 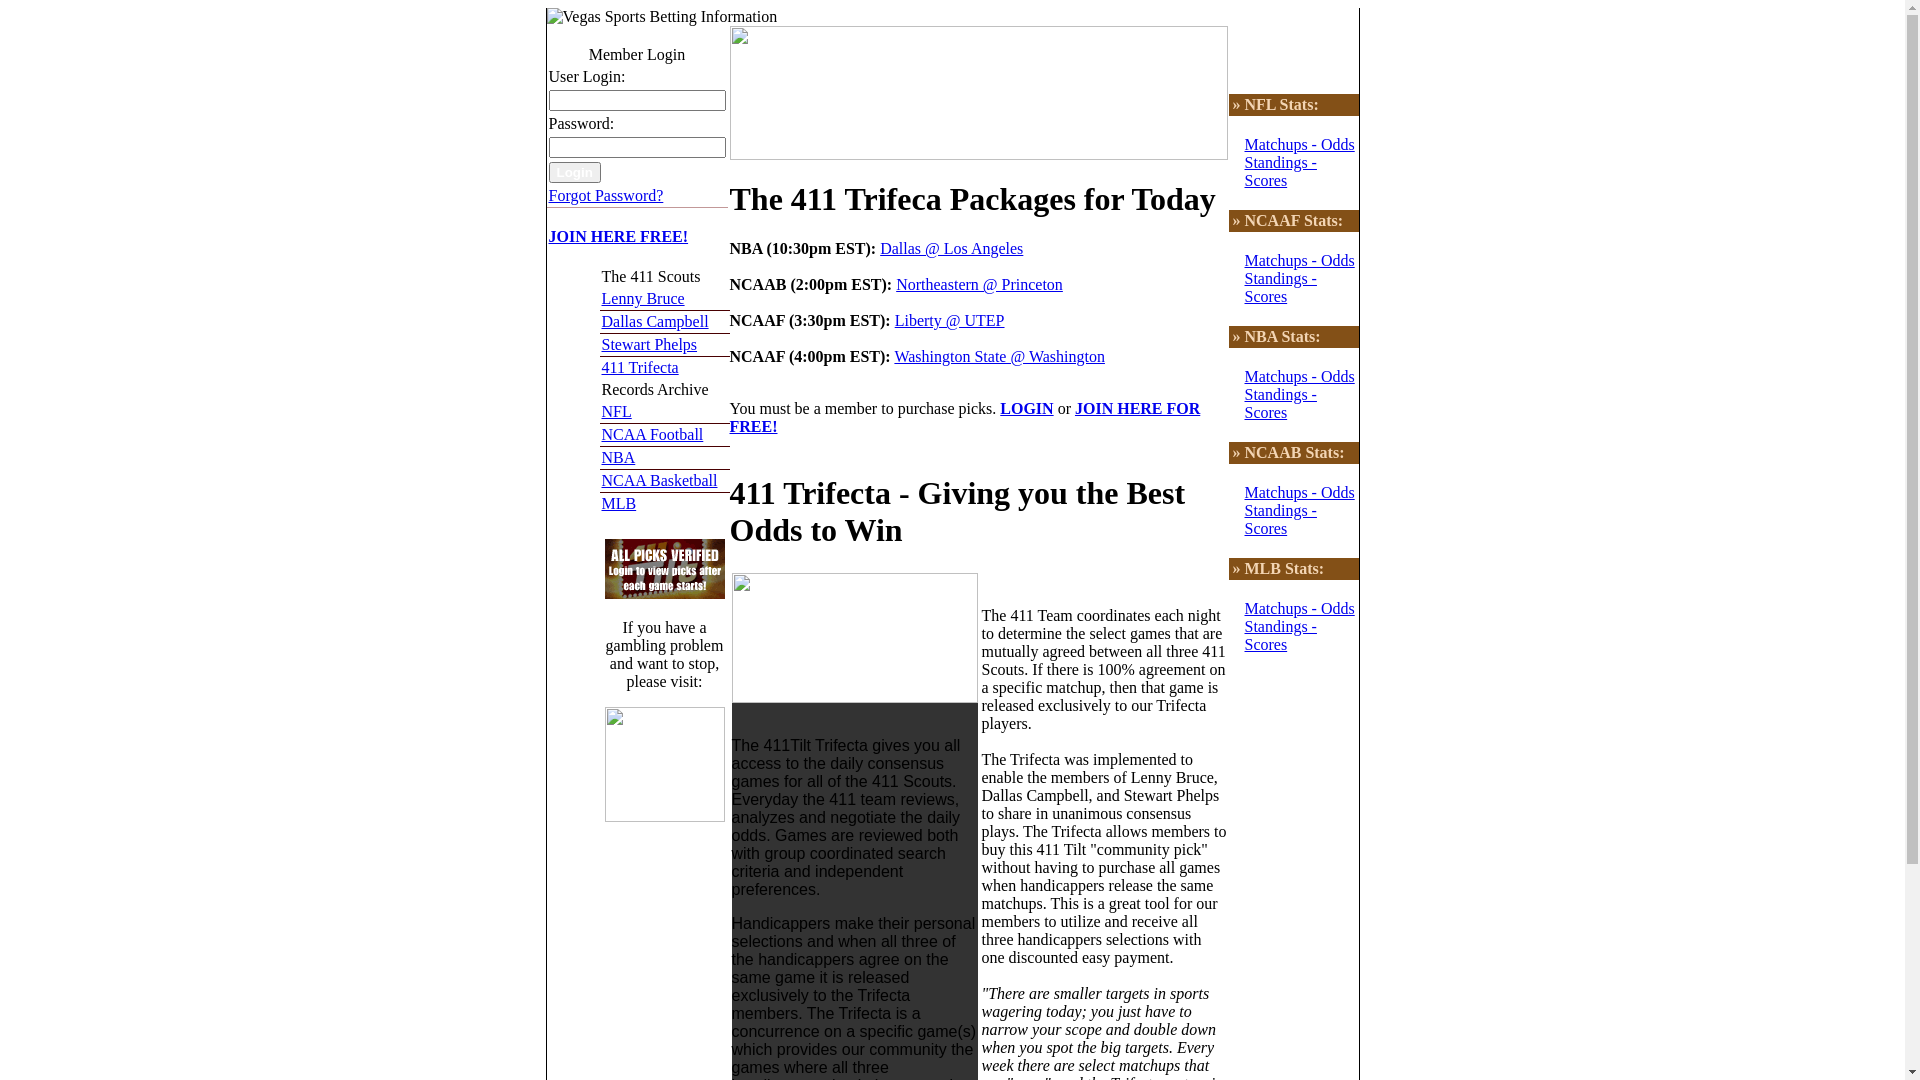 I want to click on 'JOIN HERE FREE!', so click(x=617, y=244).